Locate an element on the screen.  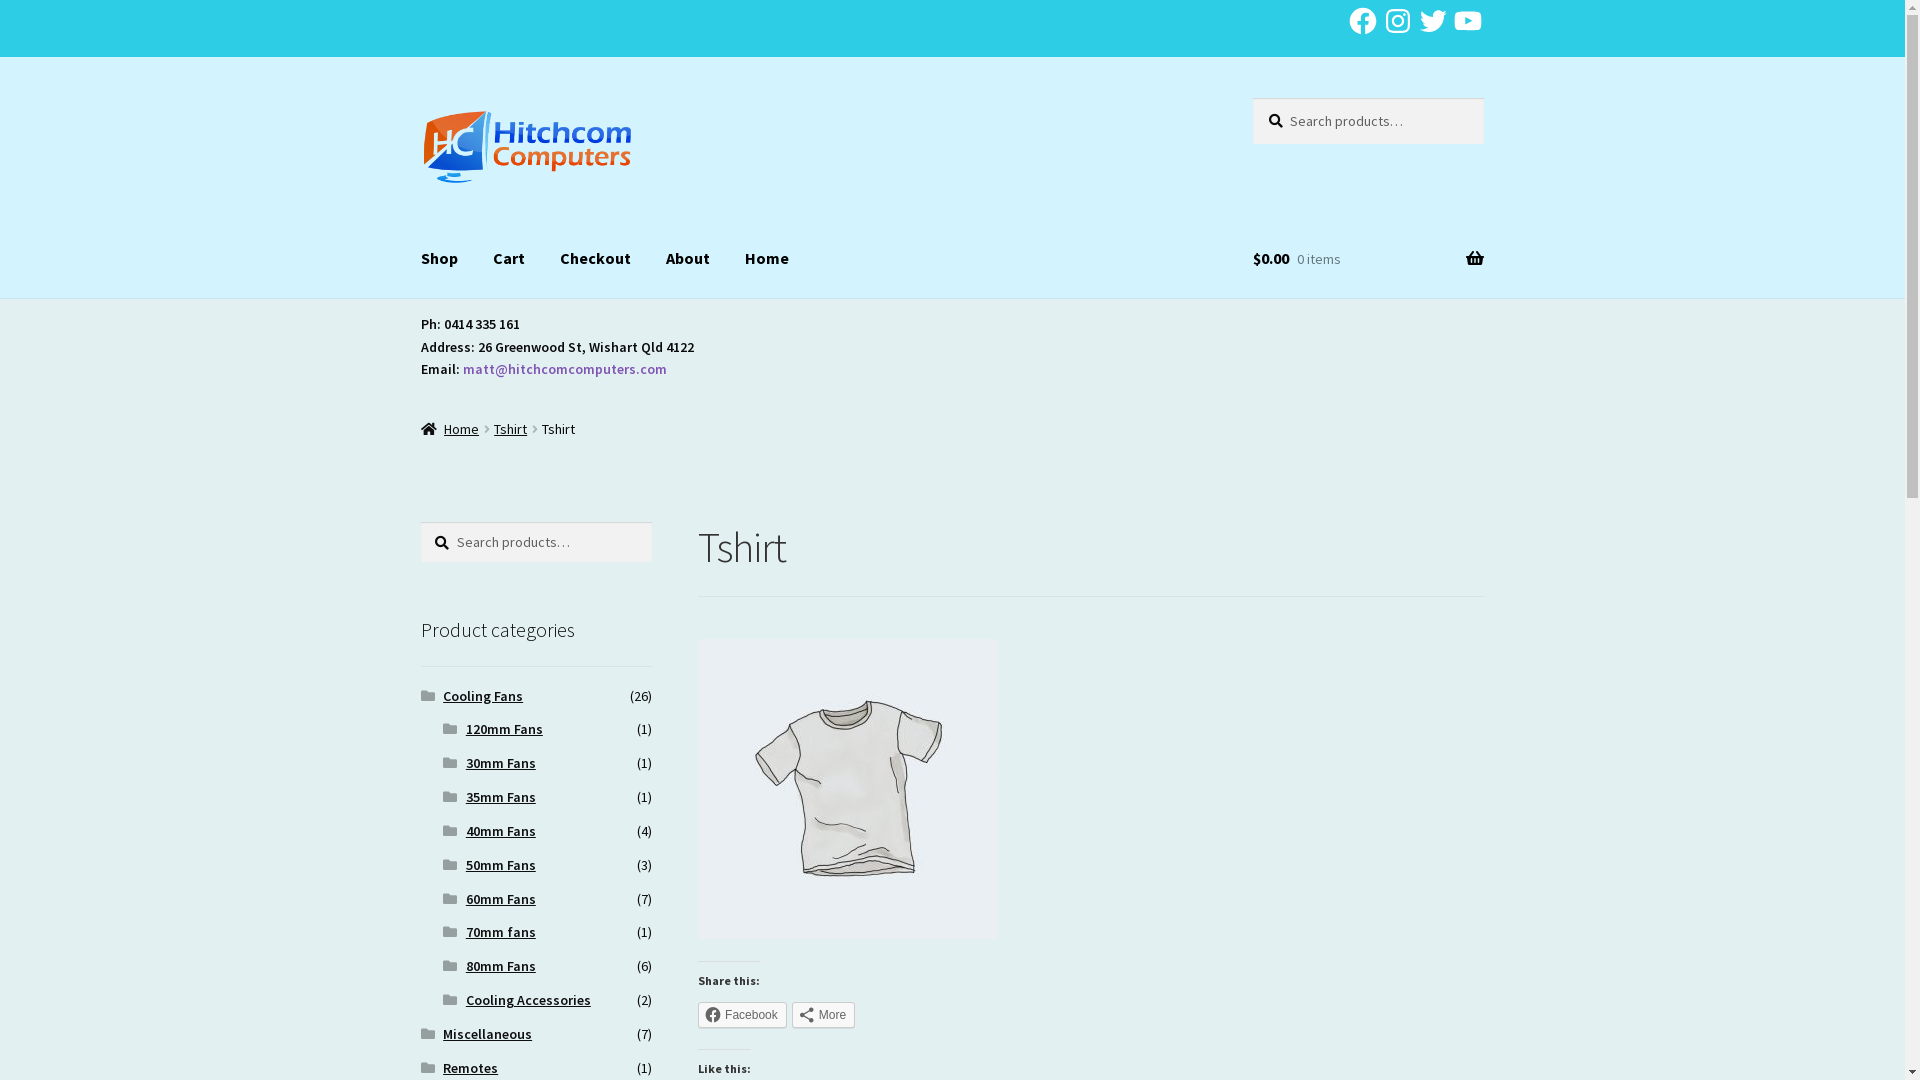
'Checkout' is located at coordinates (594, 257).